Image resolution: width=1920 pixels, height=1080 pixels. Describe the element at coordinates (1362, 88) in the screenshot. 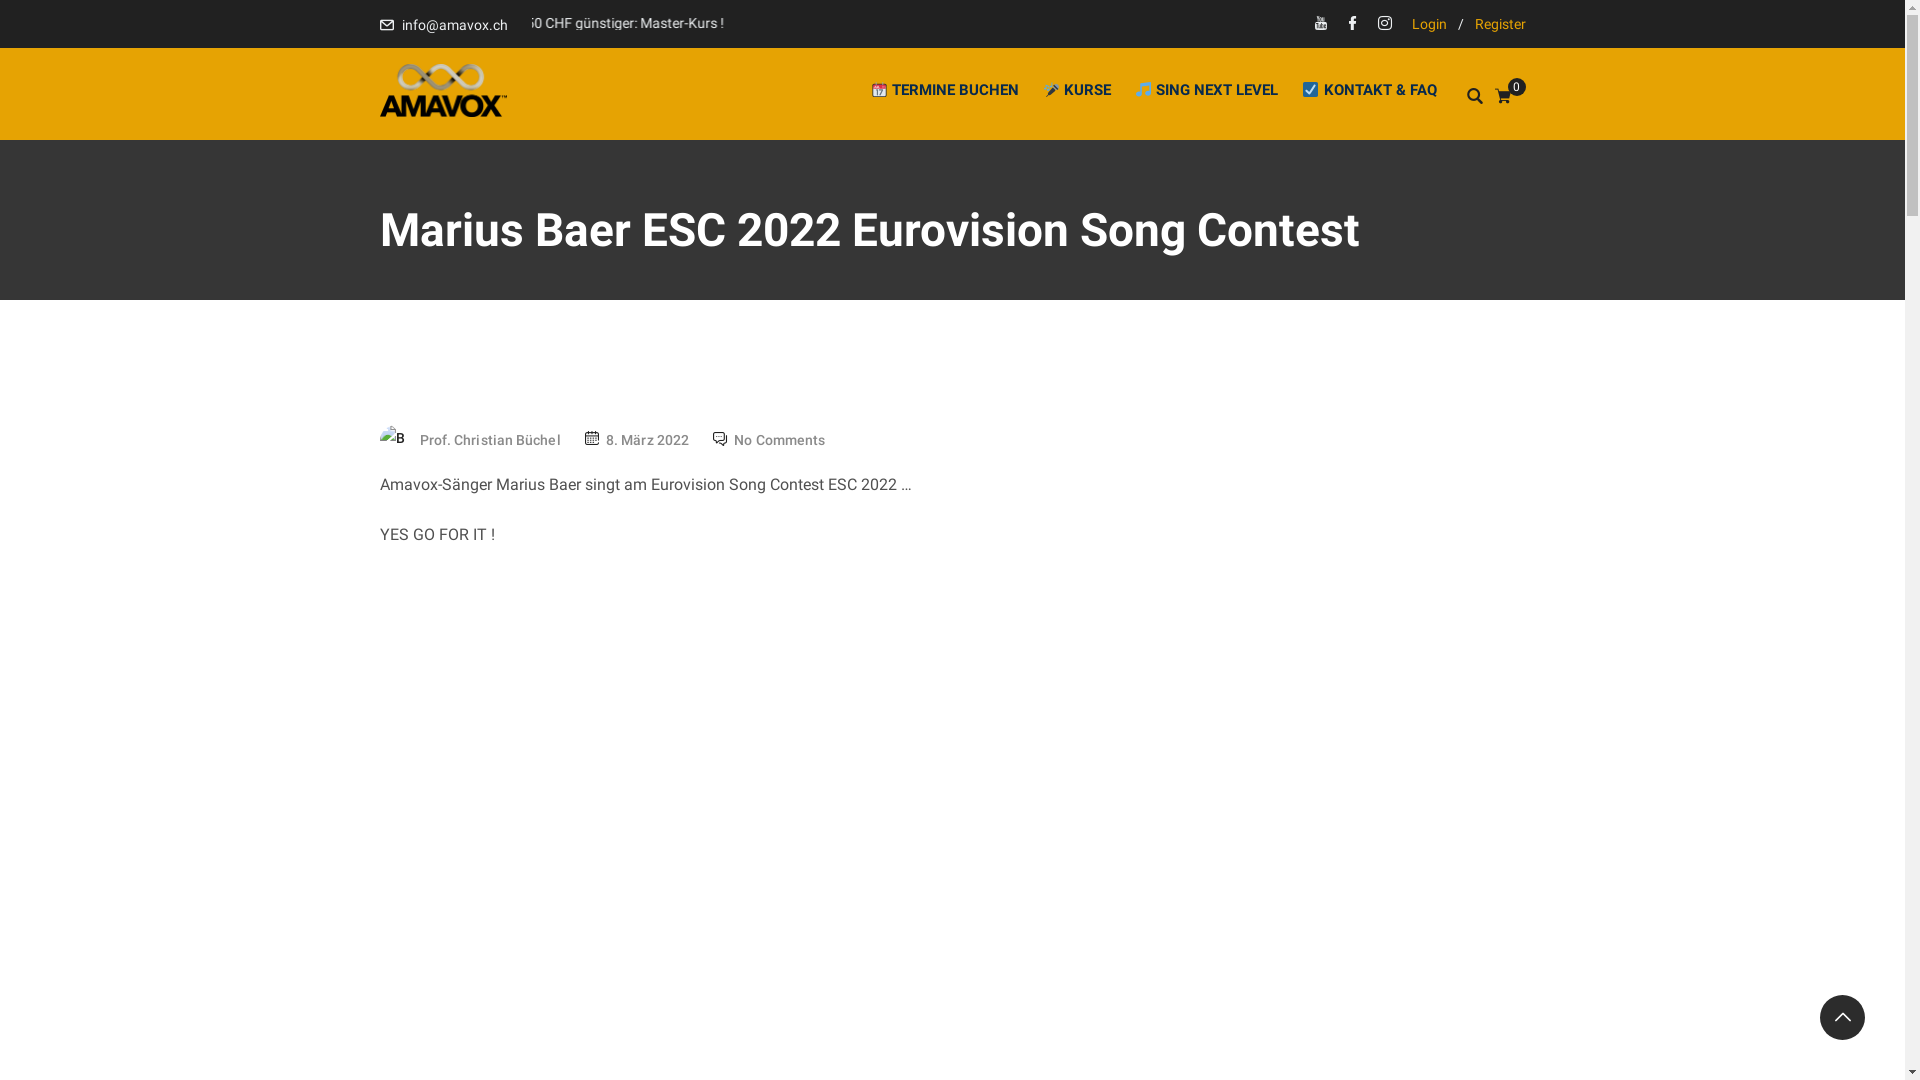

I see `'KONTAKT & FAQ'` at that location.